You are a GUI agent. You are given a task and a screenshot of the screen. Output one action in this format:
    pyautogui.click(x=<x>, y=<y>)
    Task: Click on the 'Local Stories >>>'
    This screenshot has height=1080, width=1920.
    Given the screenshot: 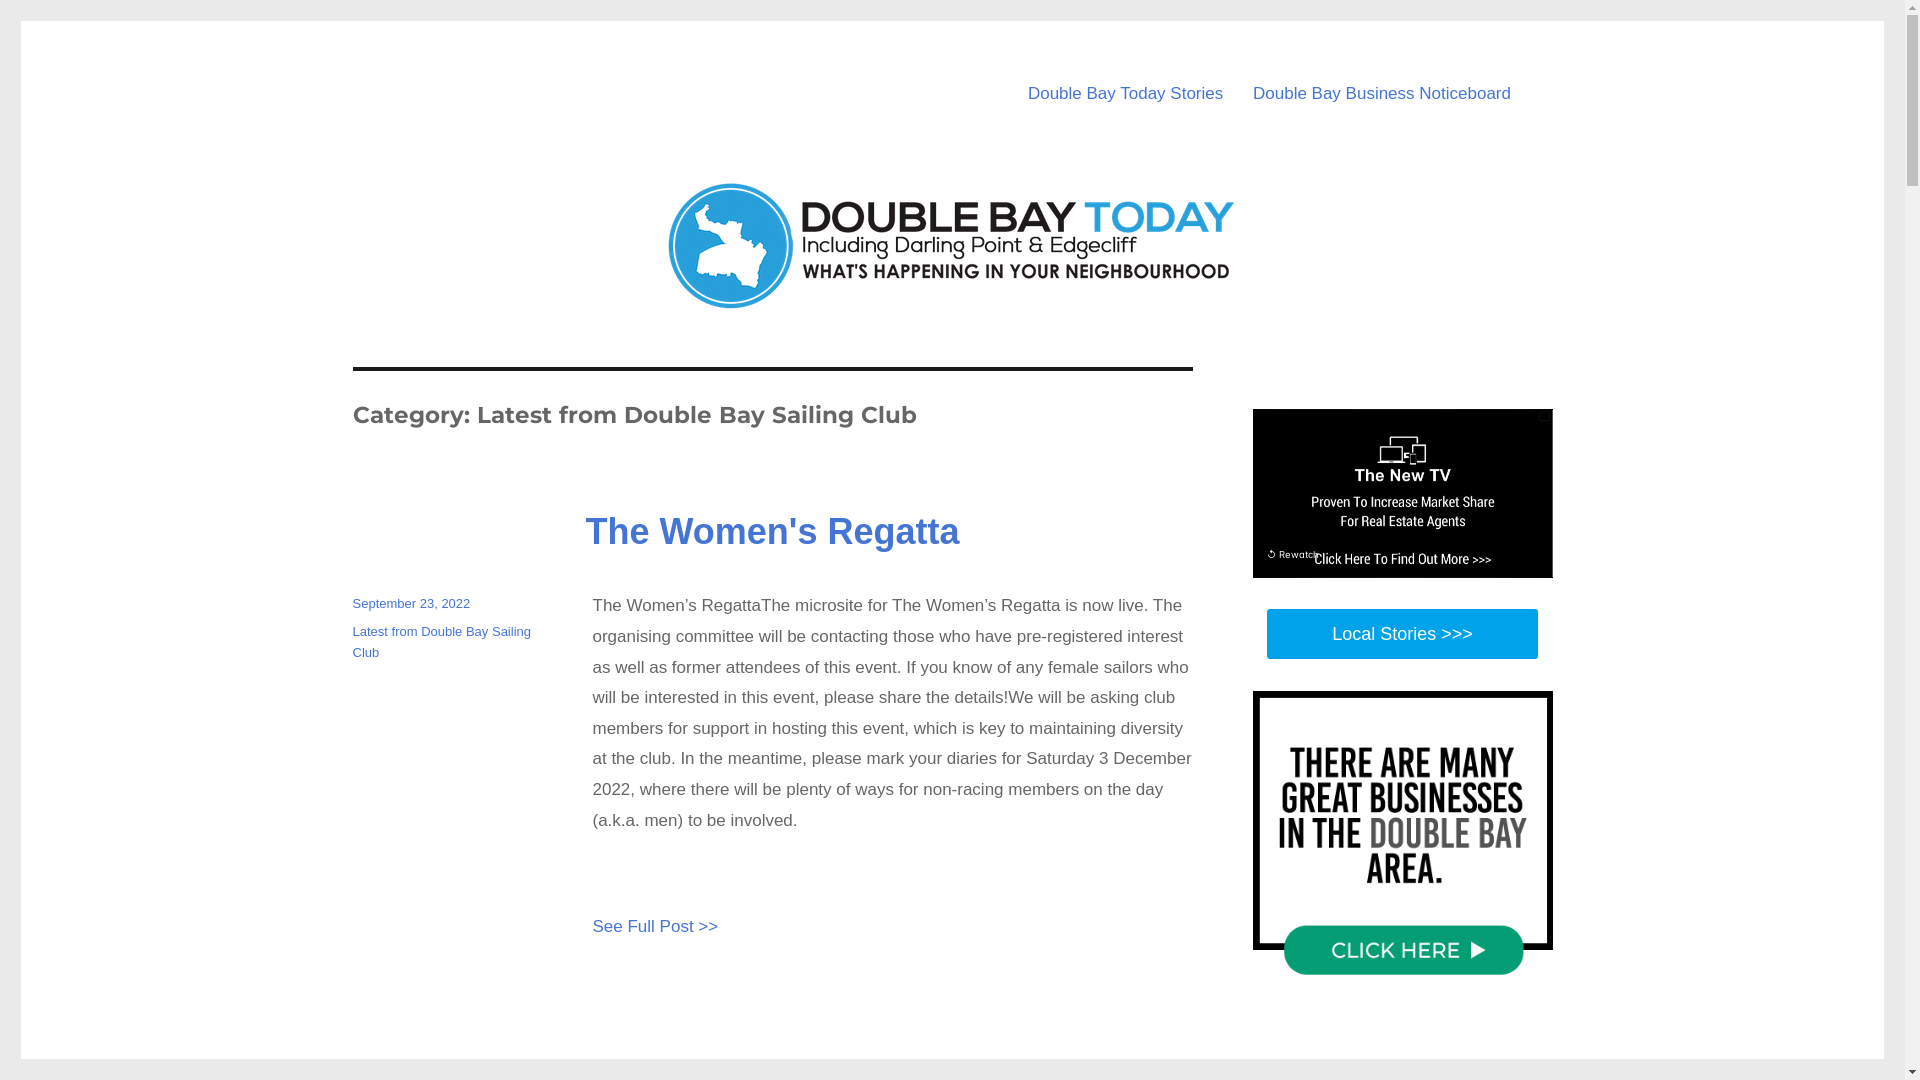 What is the action you would take?
    pyautogui.click(x=1401, y=633)
    